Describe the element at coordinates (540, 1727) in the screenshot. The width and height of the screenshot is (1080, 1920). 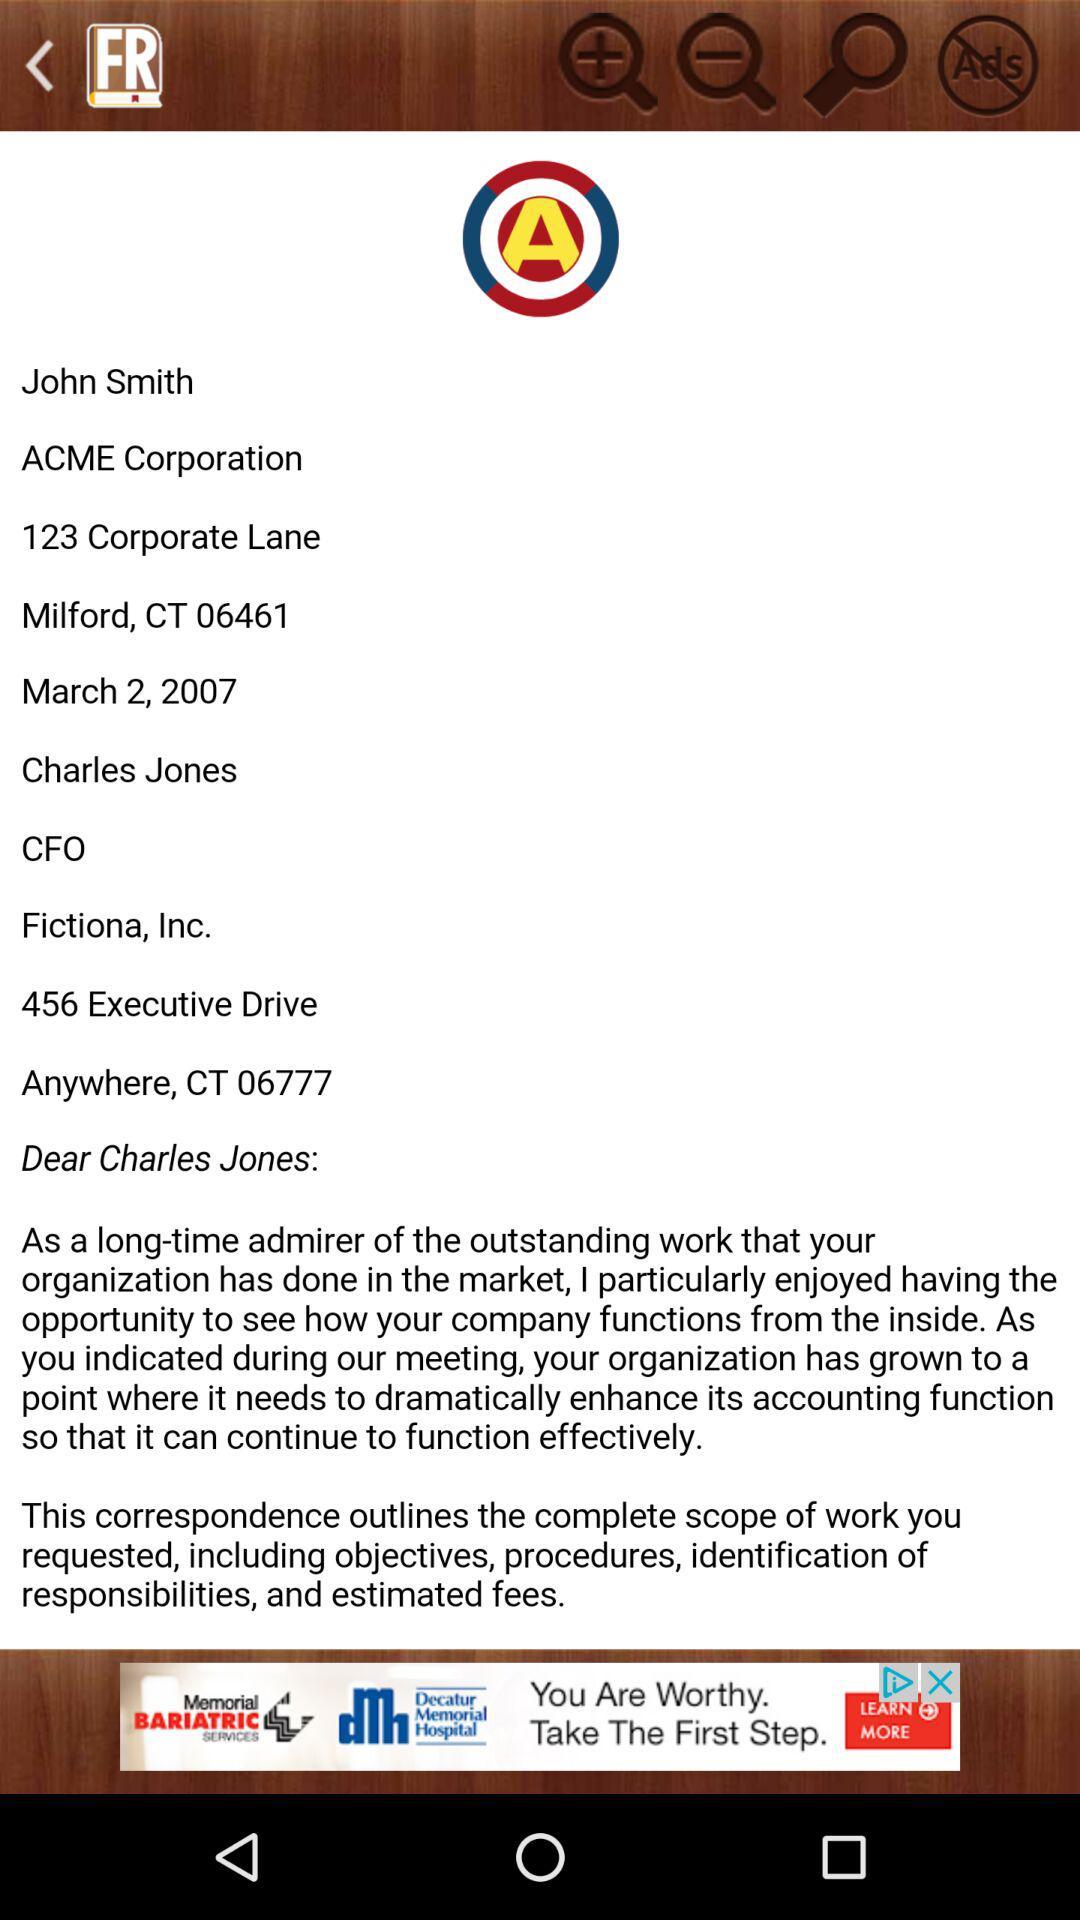
I see `banner advertisement` at that location.